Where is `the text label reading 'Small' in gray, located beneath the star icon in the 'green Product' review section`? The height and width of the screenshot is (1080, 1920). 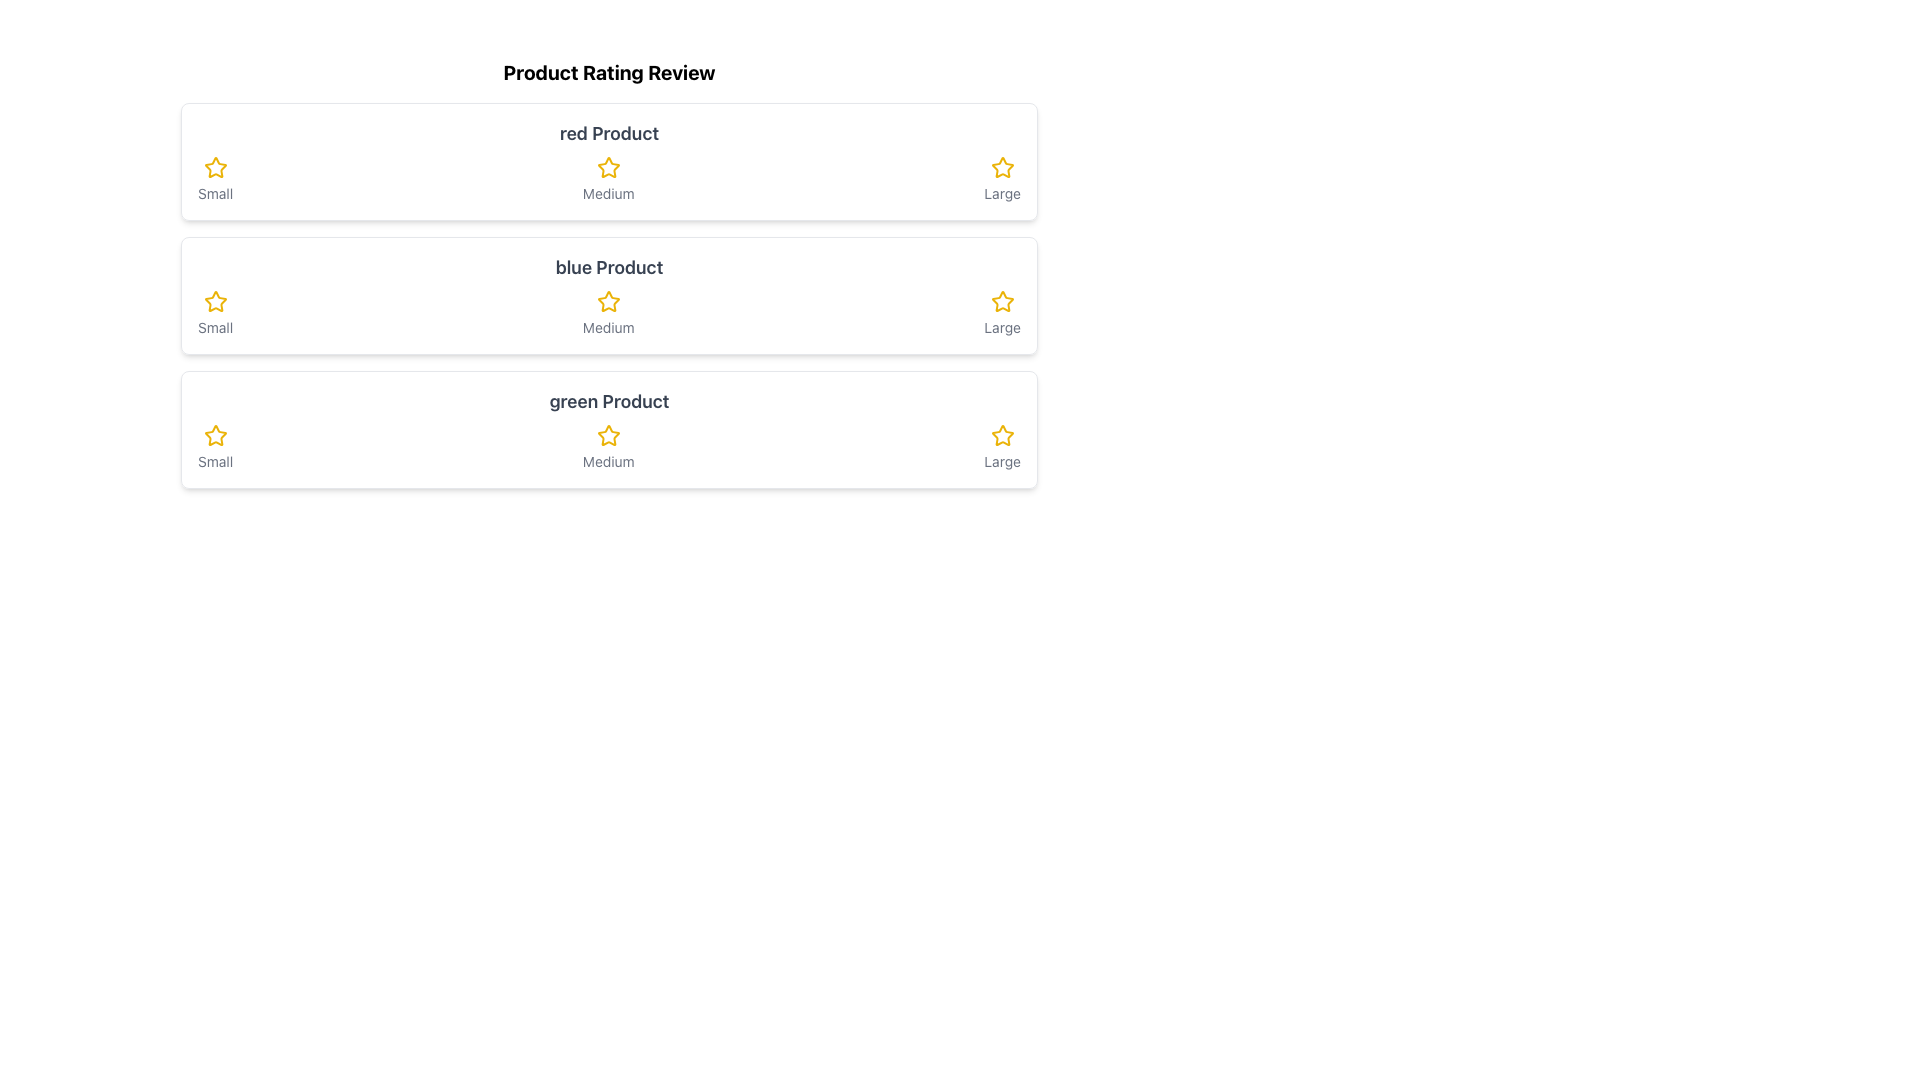
the text label reading 'Small' in gray, located beneath the star icon in the 'green Product' review section is located at coordinates (215, 462).